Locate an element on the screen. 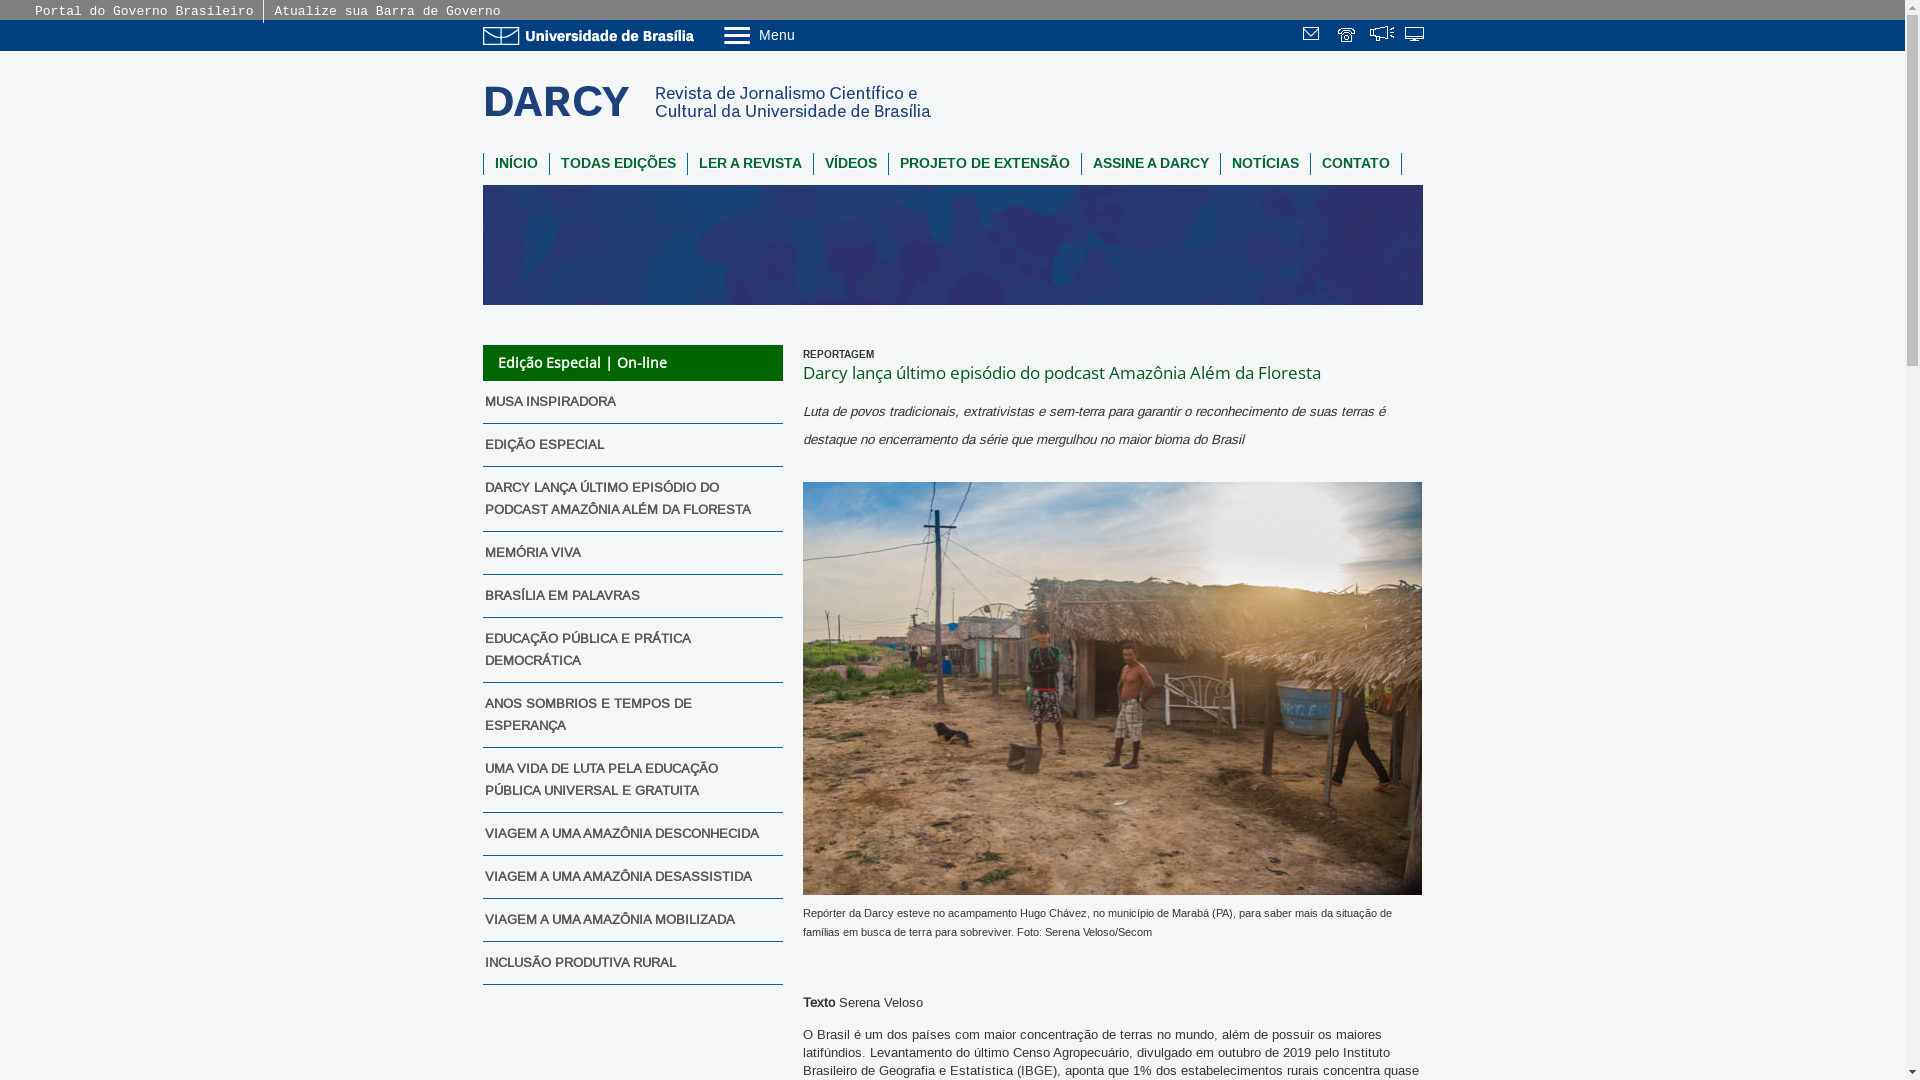  'CONTATO' is located at coordinates (1310, 163).